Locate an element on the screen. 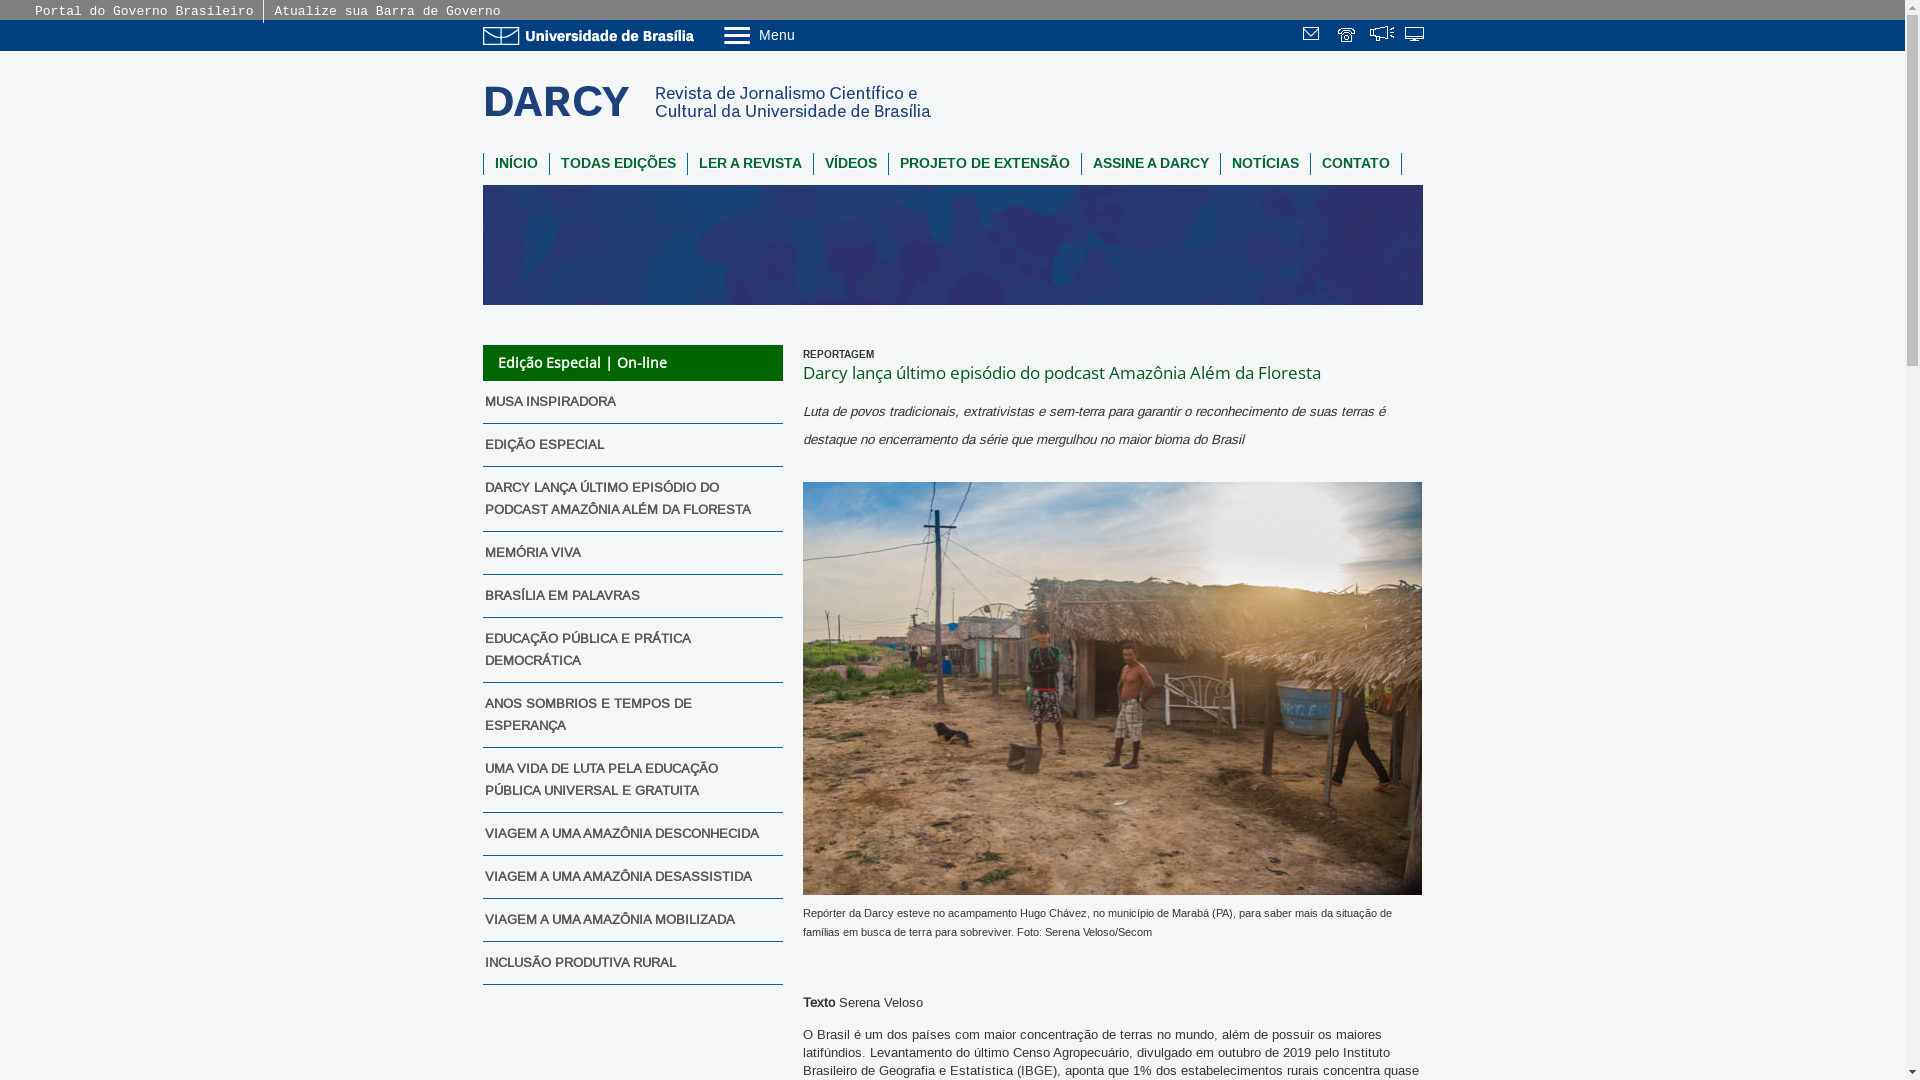  'CONTATO' is located at coordinates (1310, 163).